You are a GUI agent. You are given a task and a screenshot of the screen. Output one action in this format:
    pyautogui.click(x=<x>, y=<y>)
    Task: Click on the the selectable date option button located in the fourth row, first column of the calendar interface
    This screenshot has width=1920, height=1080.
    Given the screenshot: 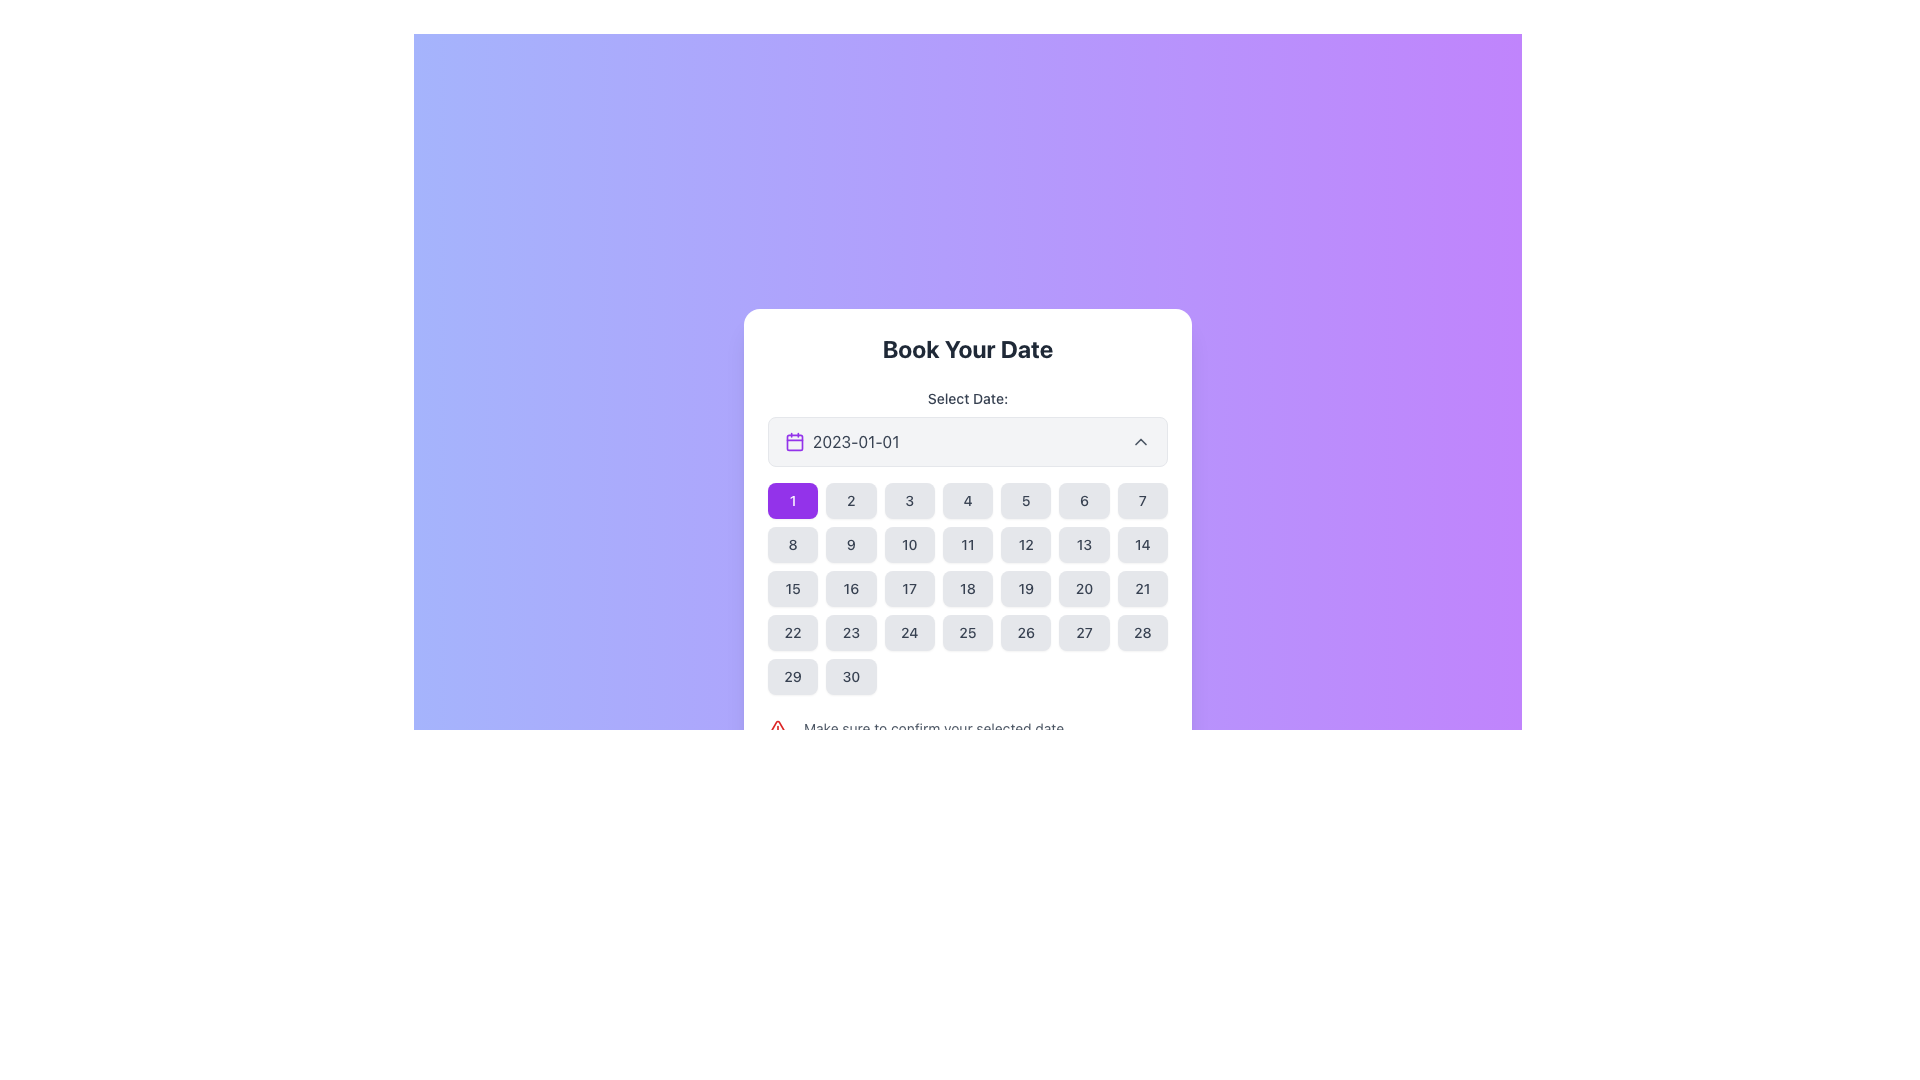 What is the action you would take?
    pyautogui.click(x=792, y=632)
    